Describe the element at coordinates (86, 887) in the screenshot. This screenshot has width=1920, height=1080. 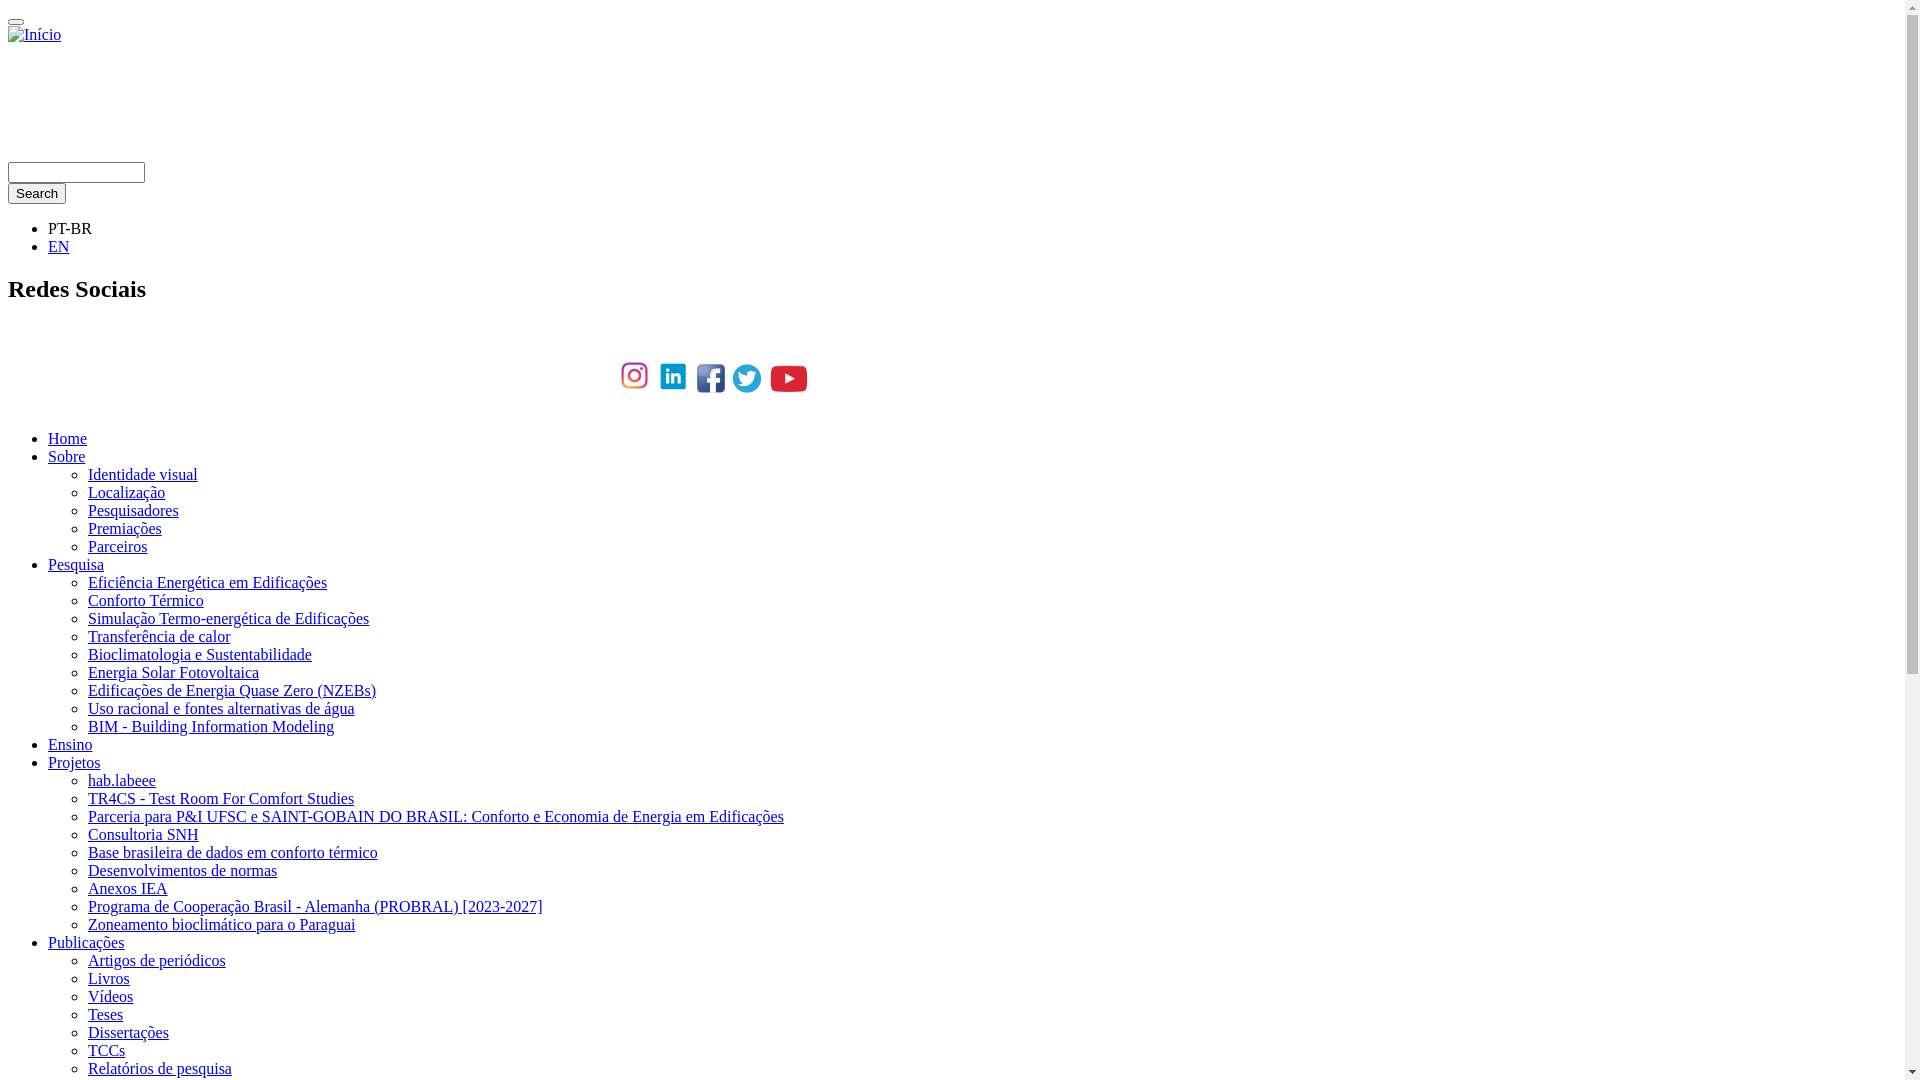
I see `'Anexos IEA'` at that location.